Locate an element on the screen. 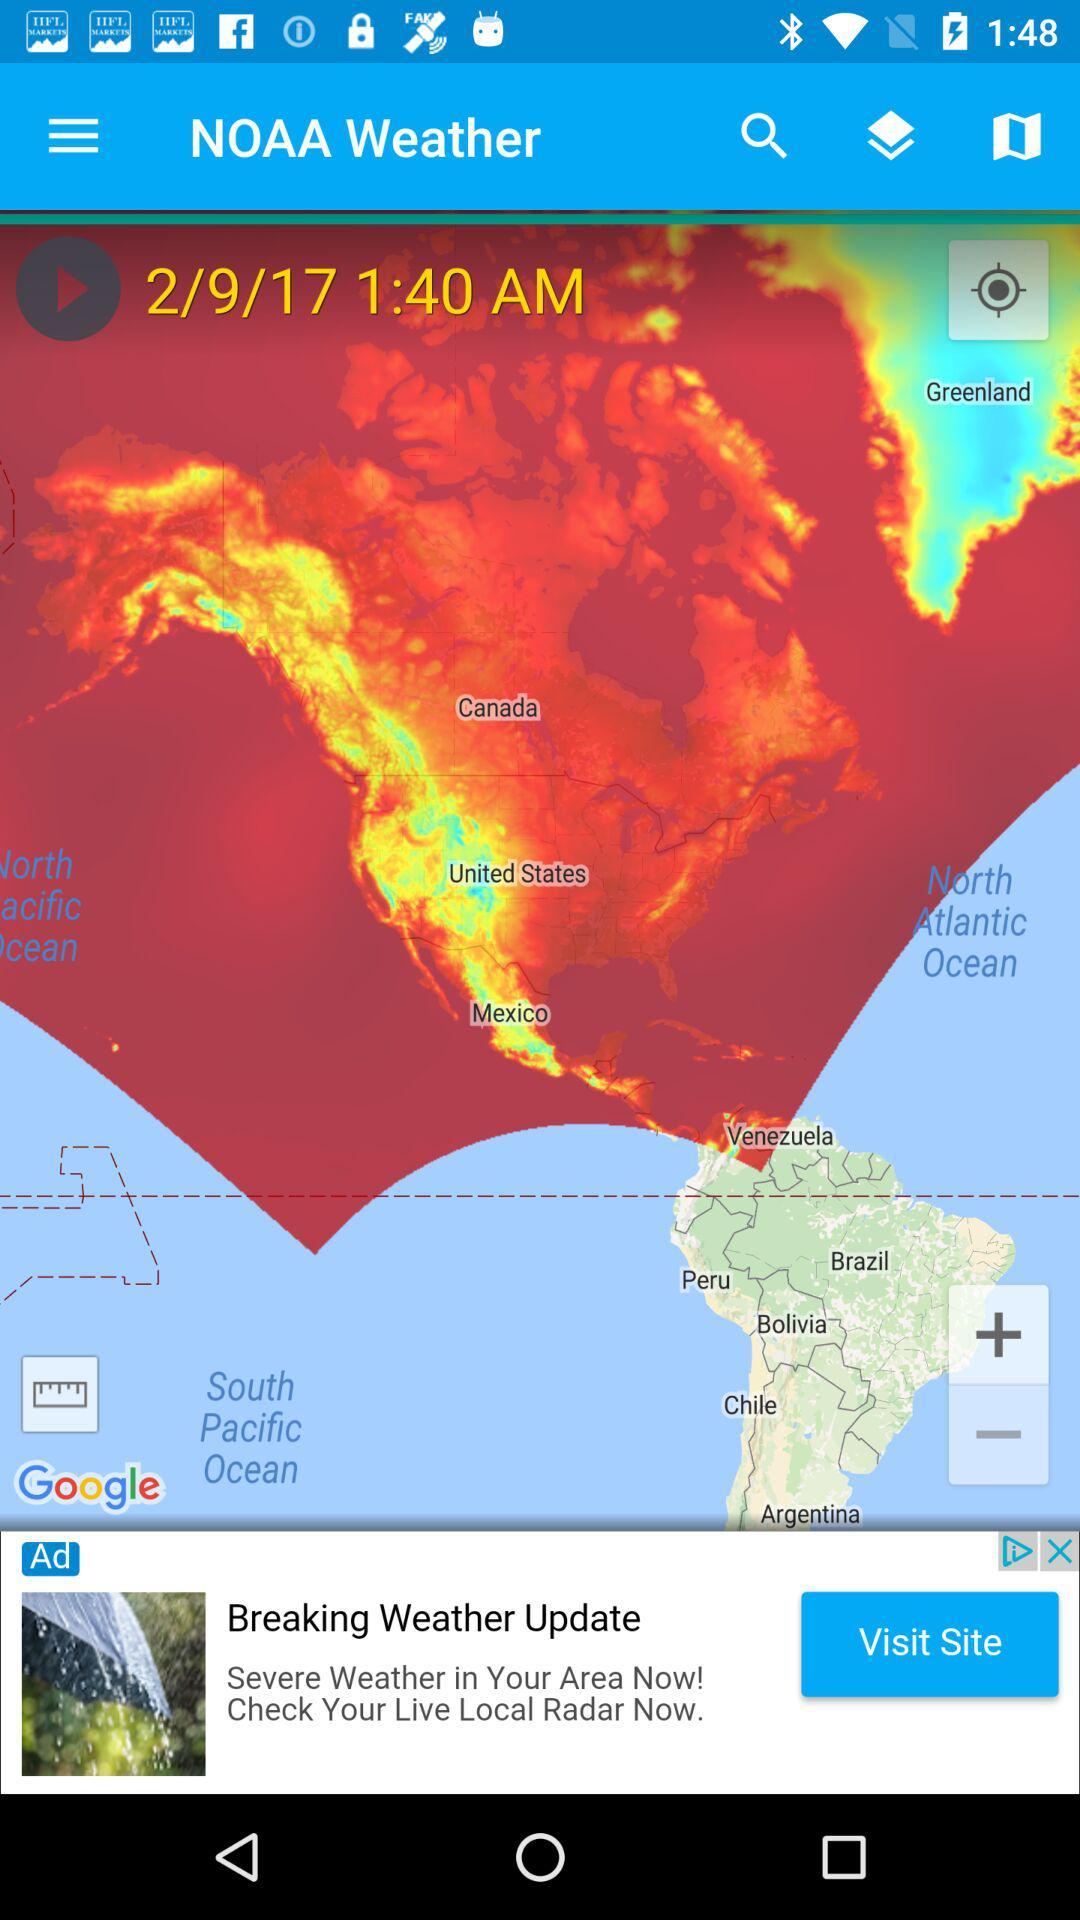 The width and height of the screenshot is (1080, 1920). animation is located at coordinates (67, 287).